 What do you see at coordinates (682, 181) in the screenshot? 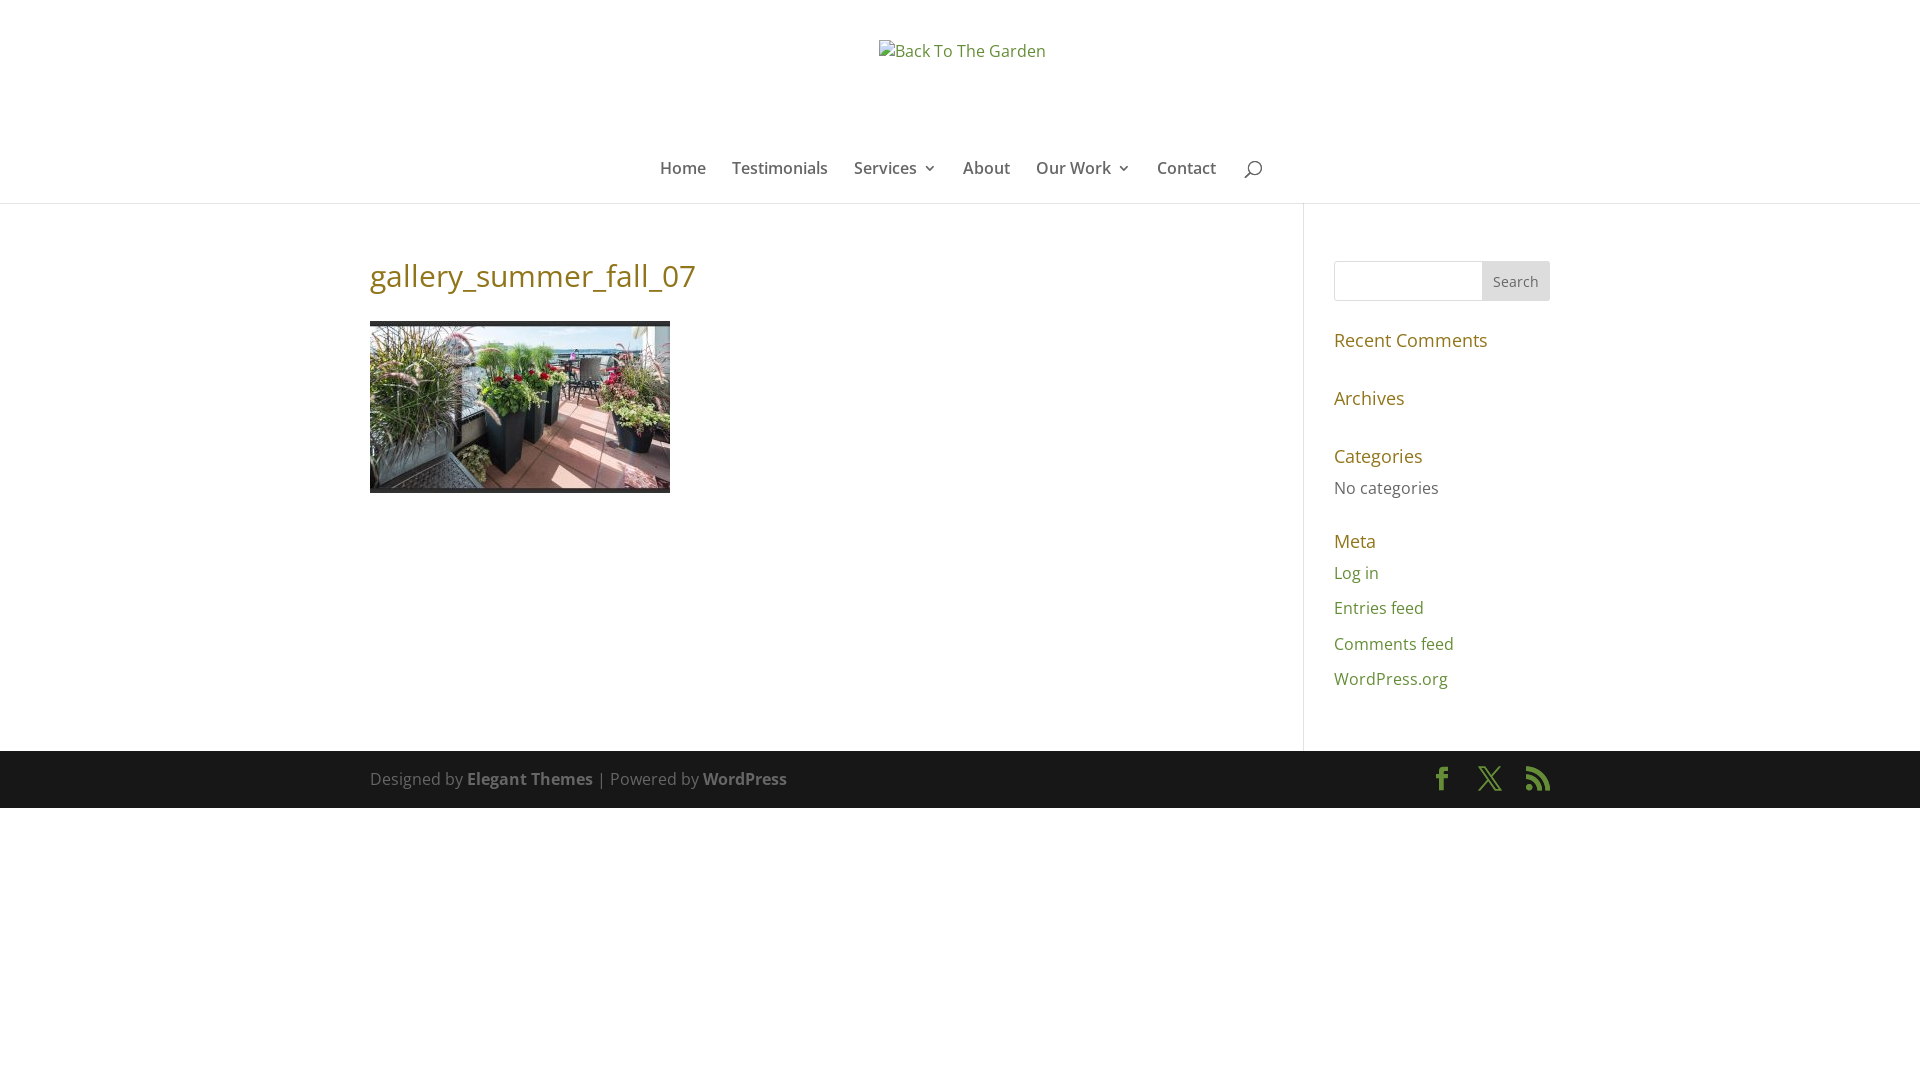
I see `'Home'` at bounding box center [682, 181].